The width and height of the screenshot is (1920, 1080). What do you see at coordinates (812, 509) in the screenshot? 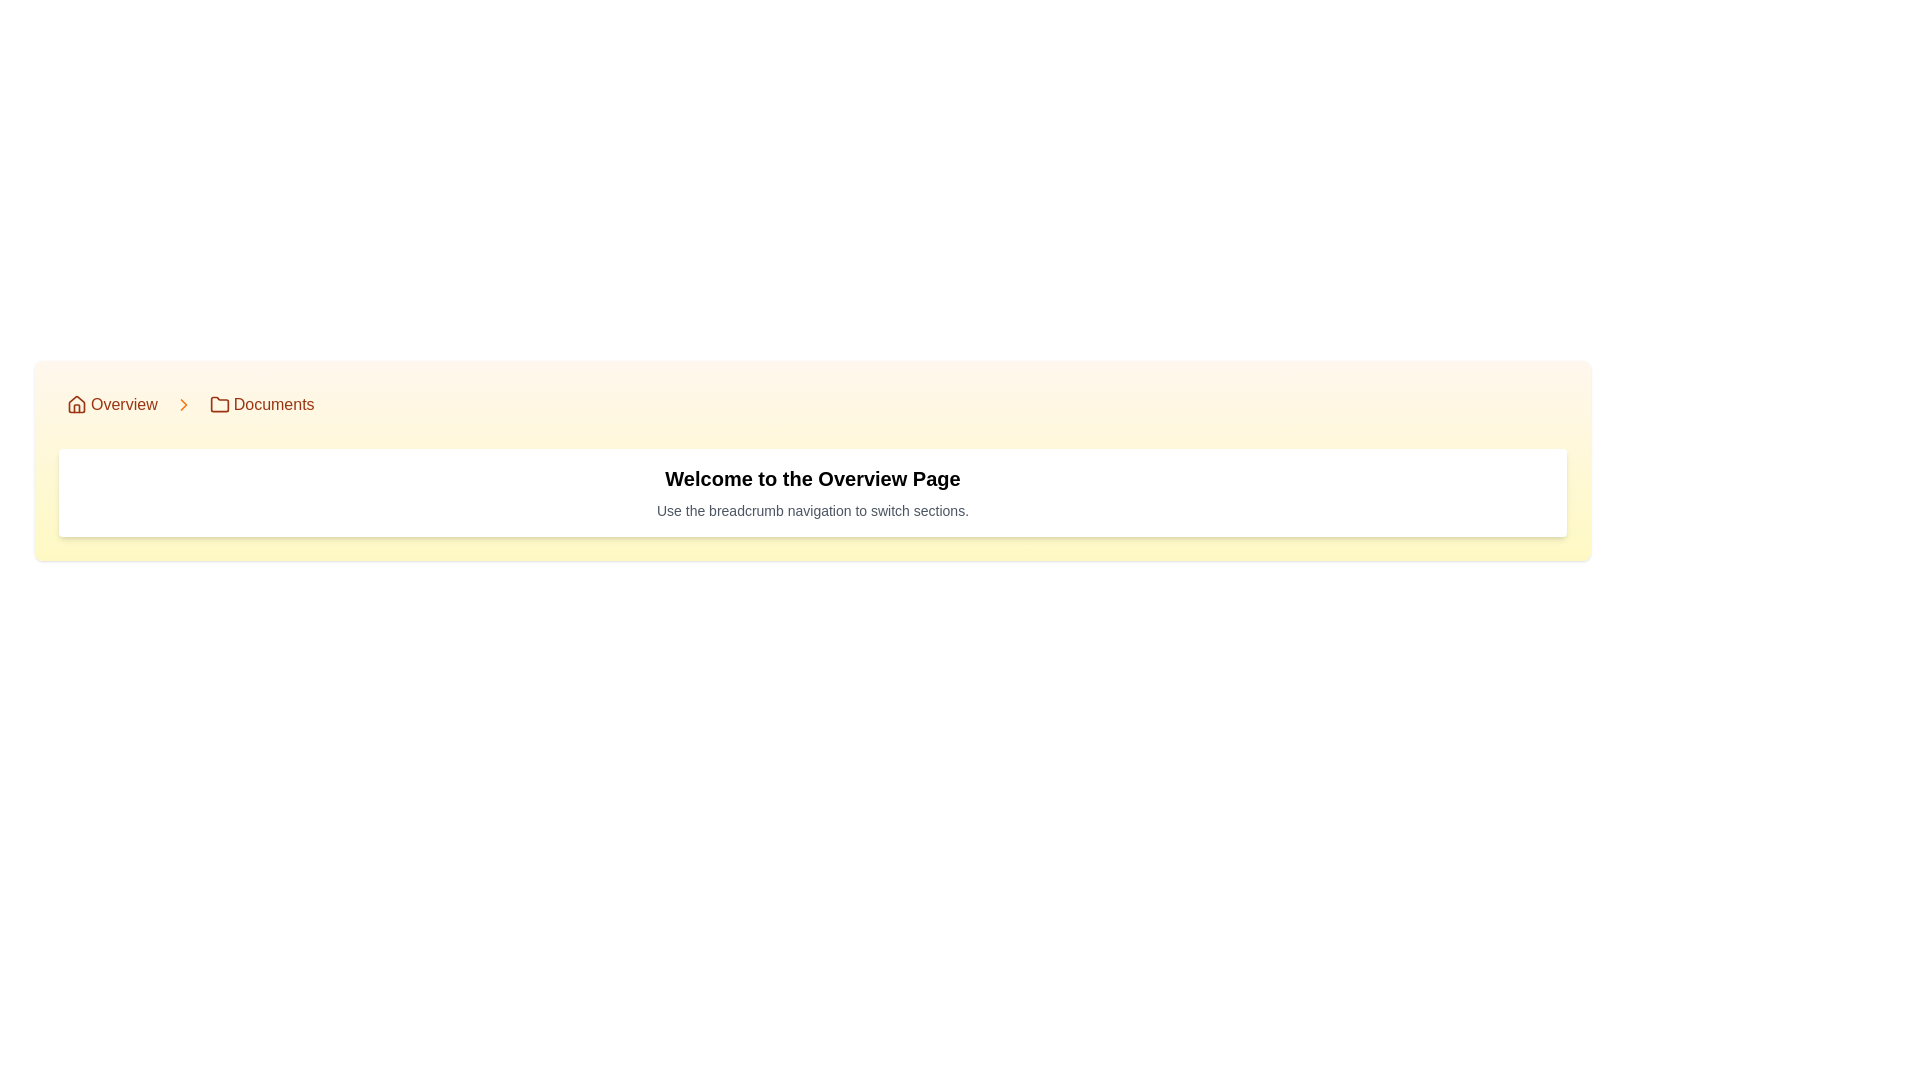
I see `the static instructional text below the title 'Welcome to the Overview Page' that guides users on using breadcrumb navigation` at bounding box center [812, 509].